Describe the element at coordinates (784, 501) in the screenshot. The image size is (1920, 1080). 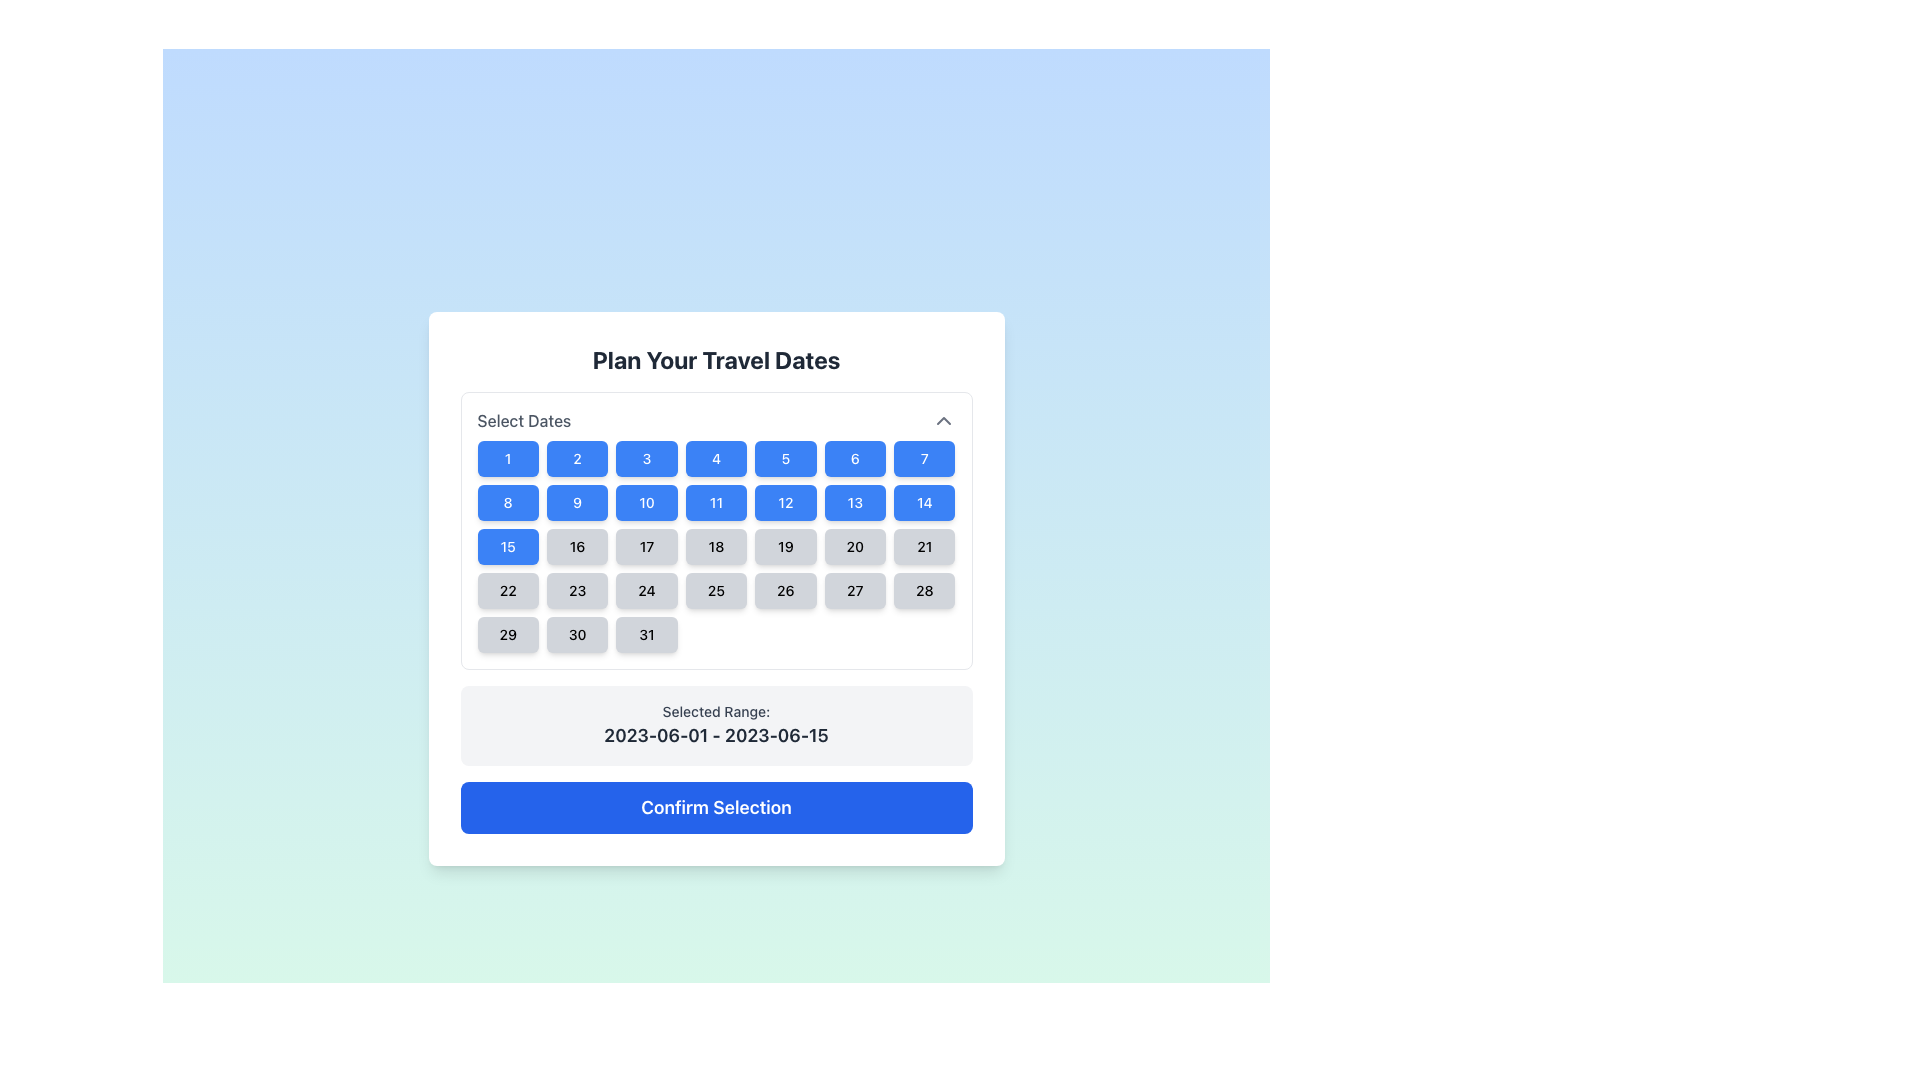
I see `the selectable day button in the date picker interface located in the second row and sixth column` at that location.